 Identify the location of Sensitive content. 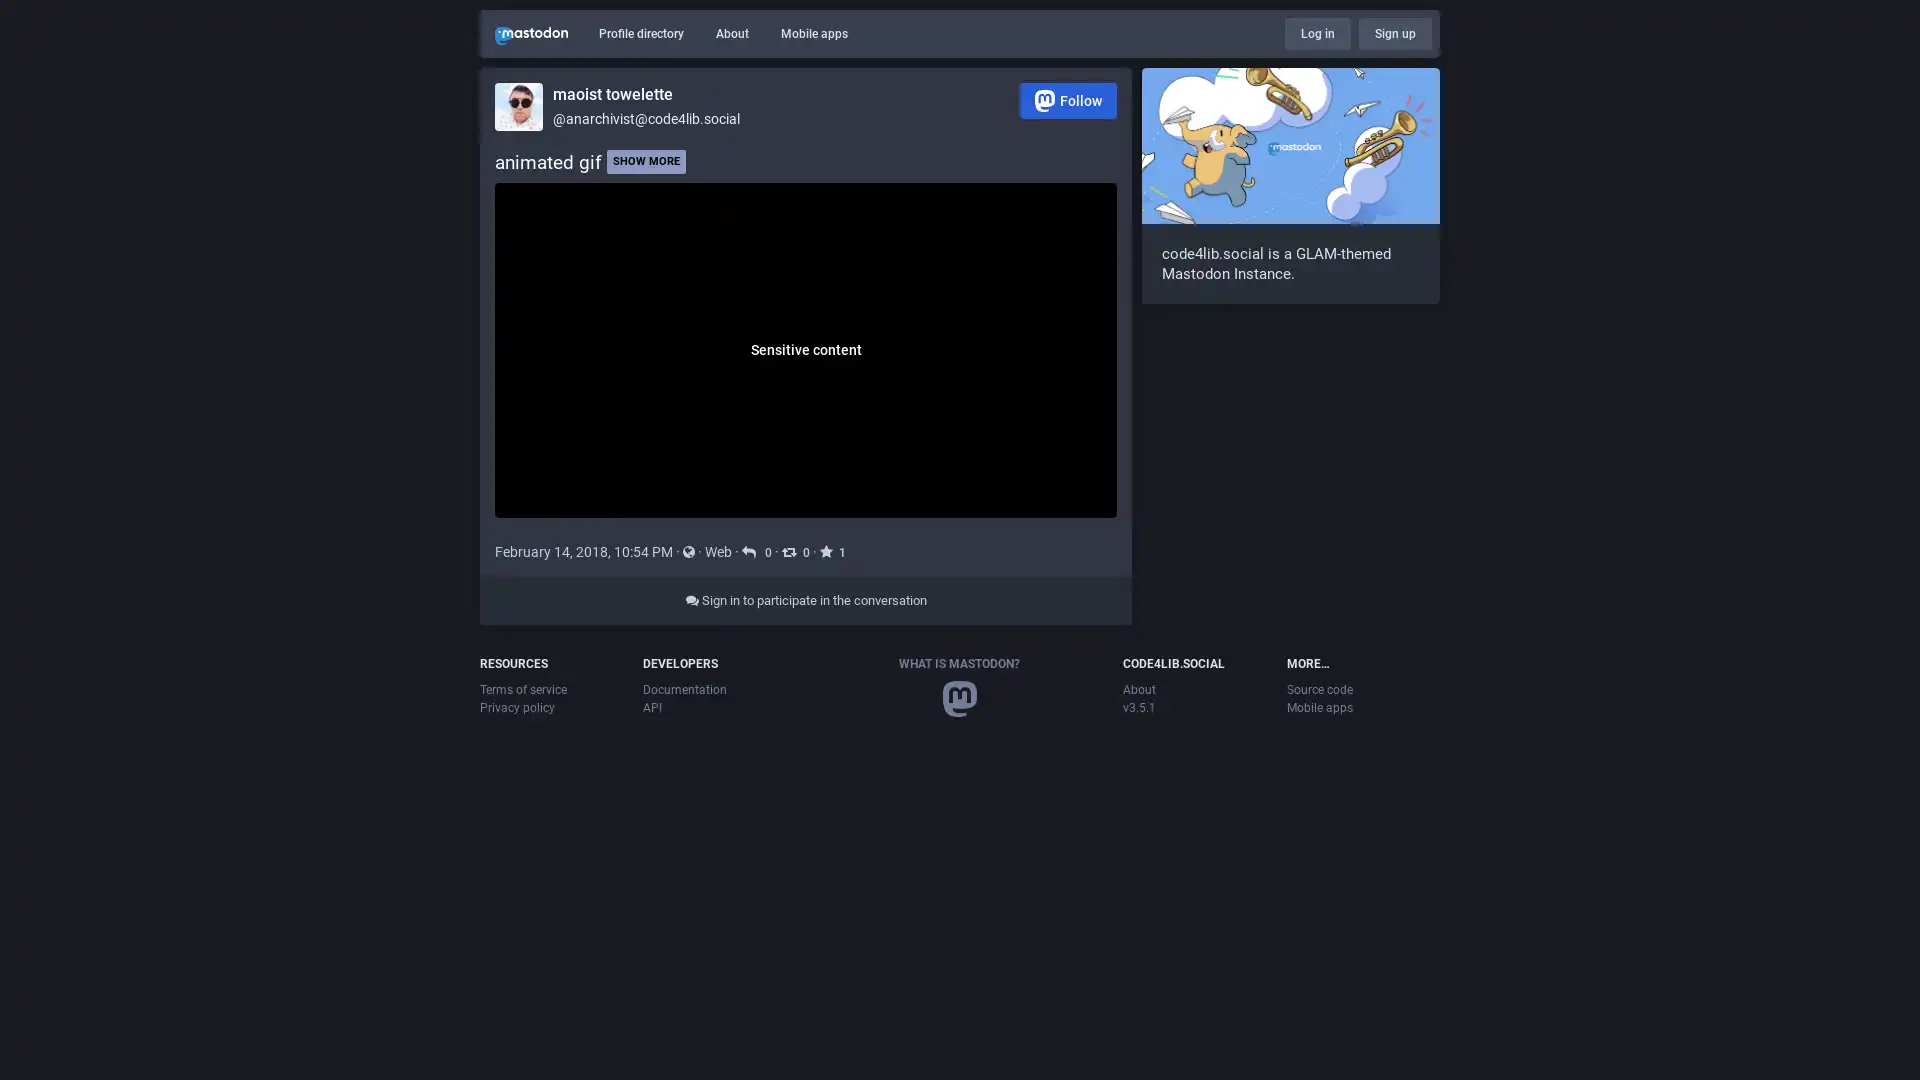
(806, 417).